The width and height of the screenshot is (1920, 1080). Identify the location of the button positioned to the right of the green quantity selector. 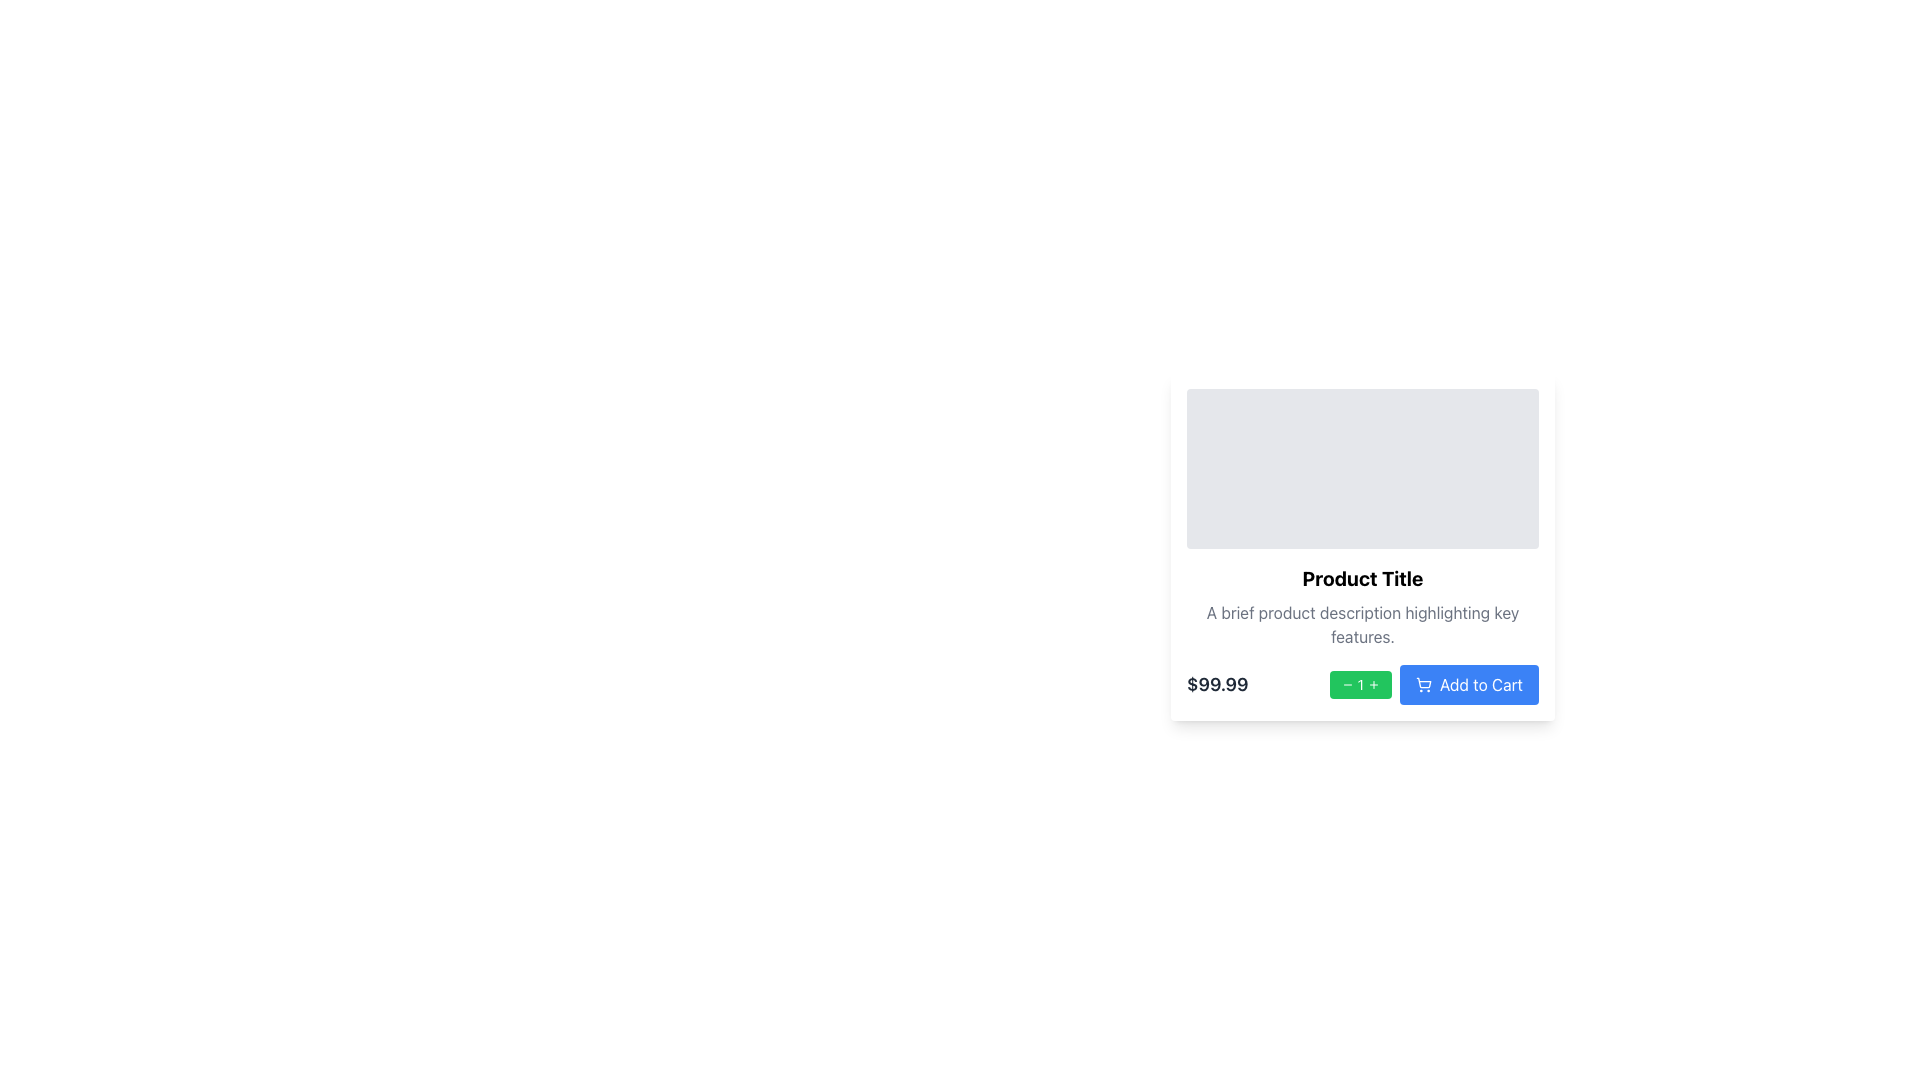
(1481, 684).